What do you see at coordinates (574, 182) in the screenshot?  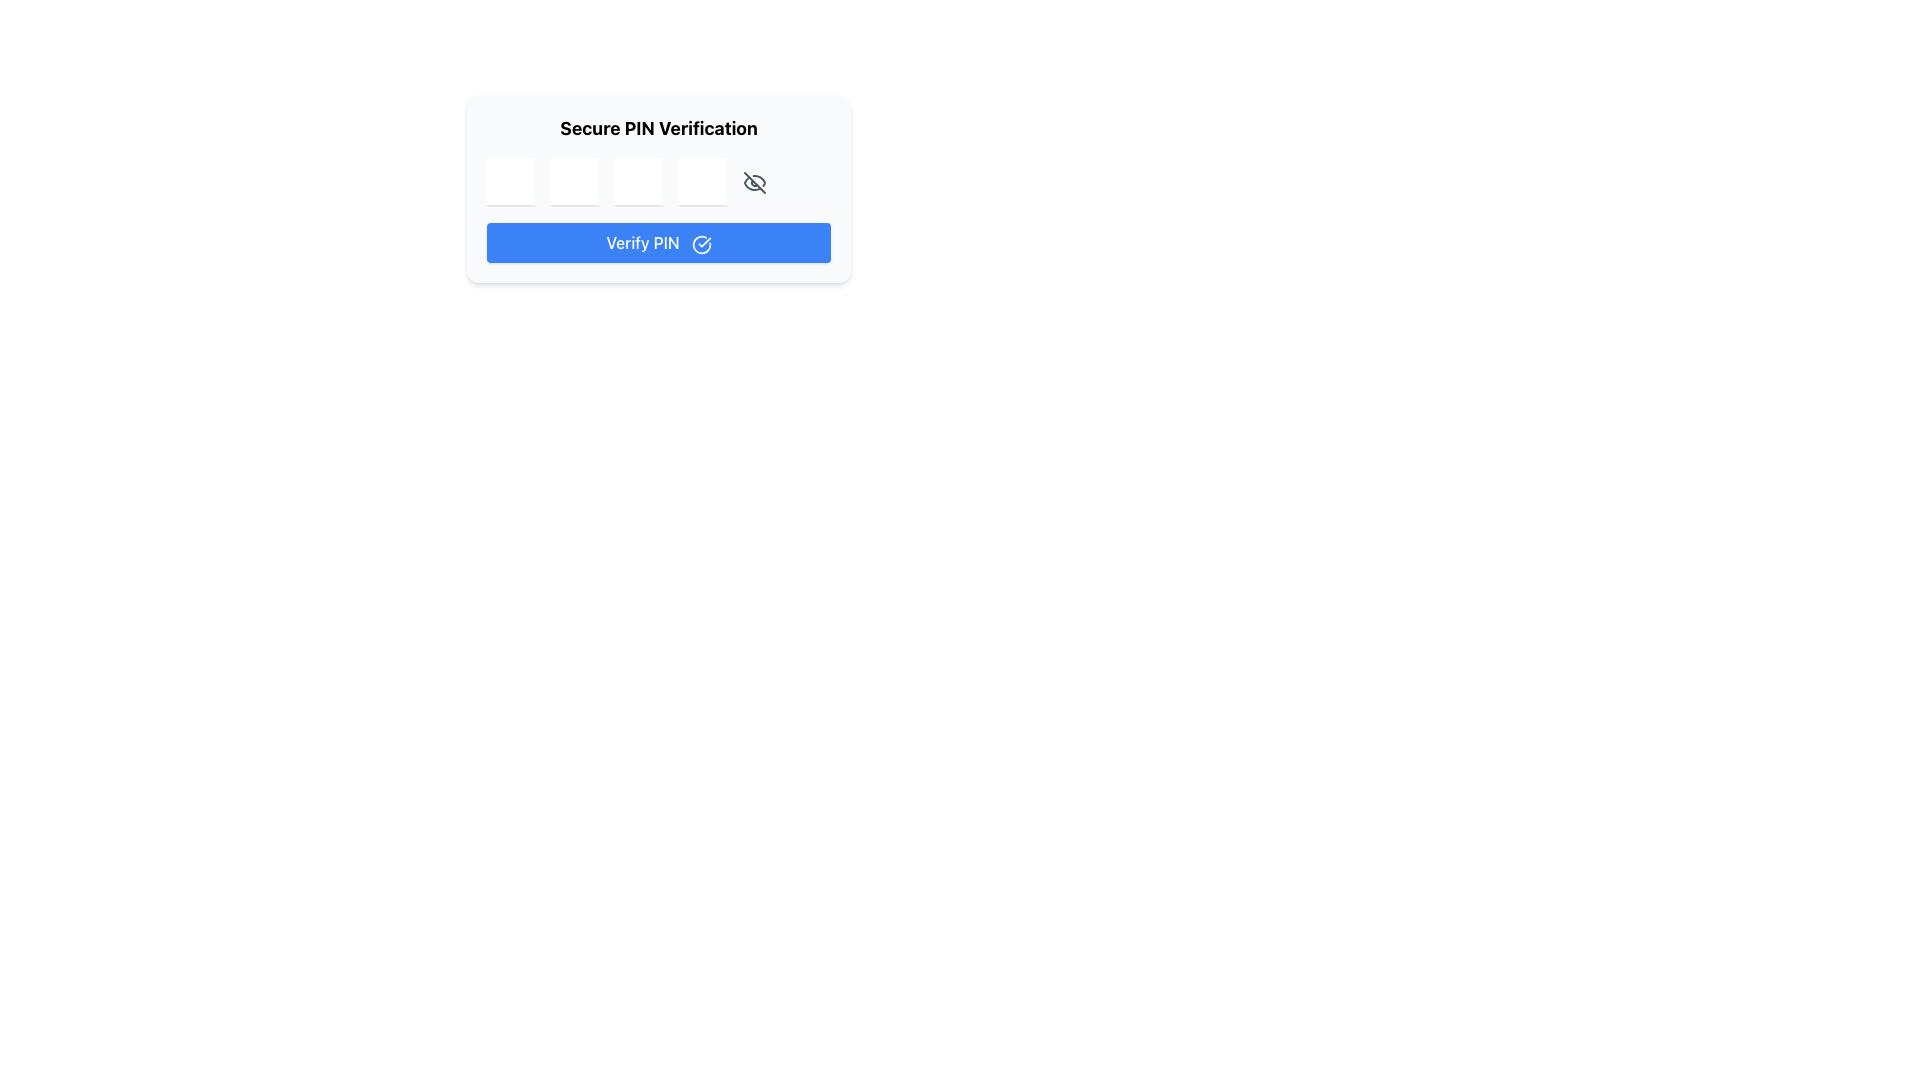 I see `the second input field within the 'Secure PIN Verification' section to focus on it` at bounding box center [574, 182].